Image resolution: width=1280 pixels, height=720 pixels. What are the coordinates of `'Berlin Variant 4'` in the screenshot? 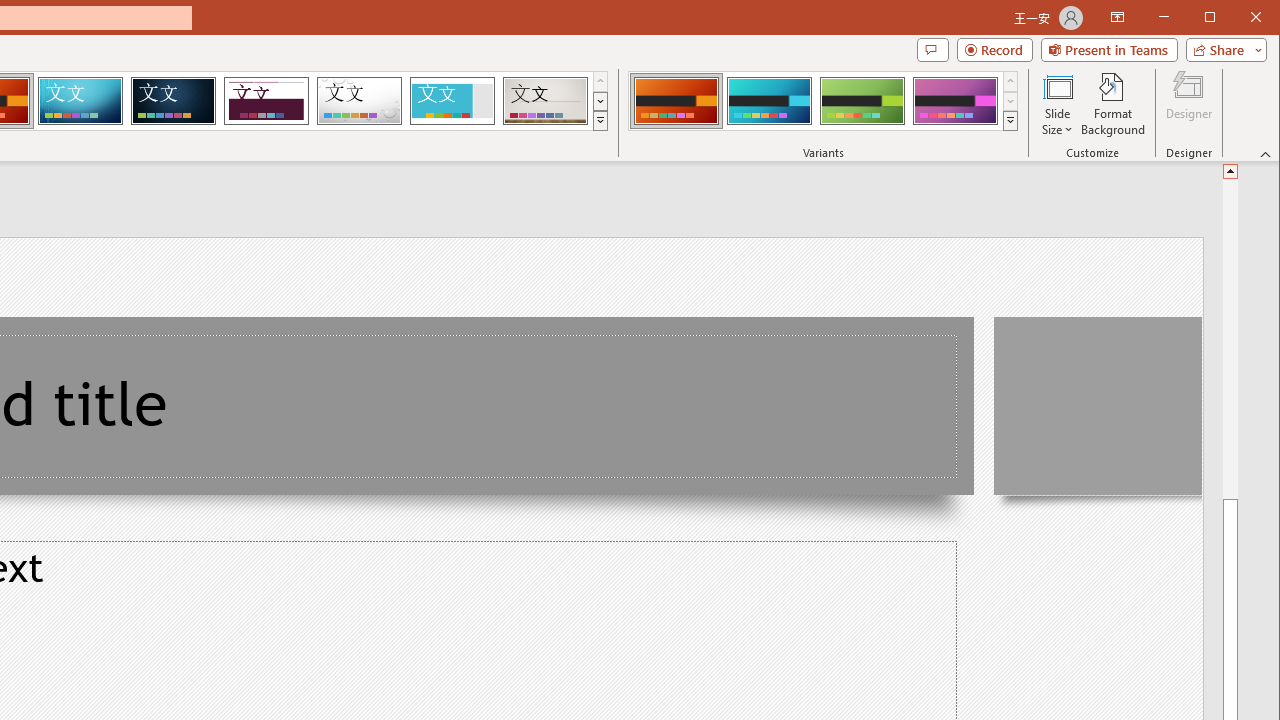 It's located at (954, 100).